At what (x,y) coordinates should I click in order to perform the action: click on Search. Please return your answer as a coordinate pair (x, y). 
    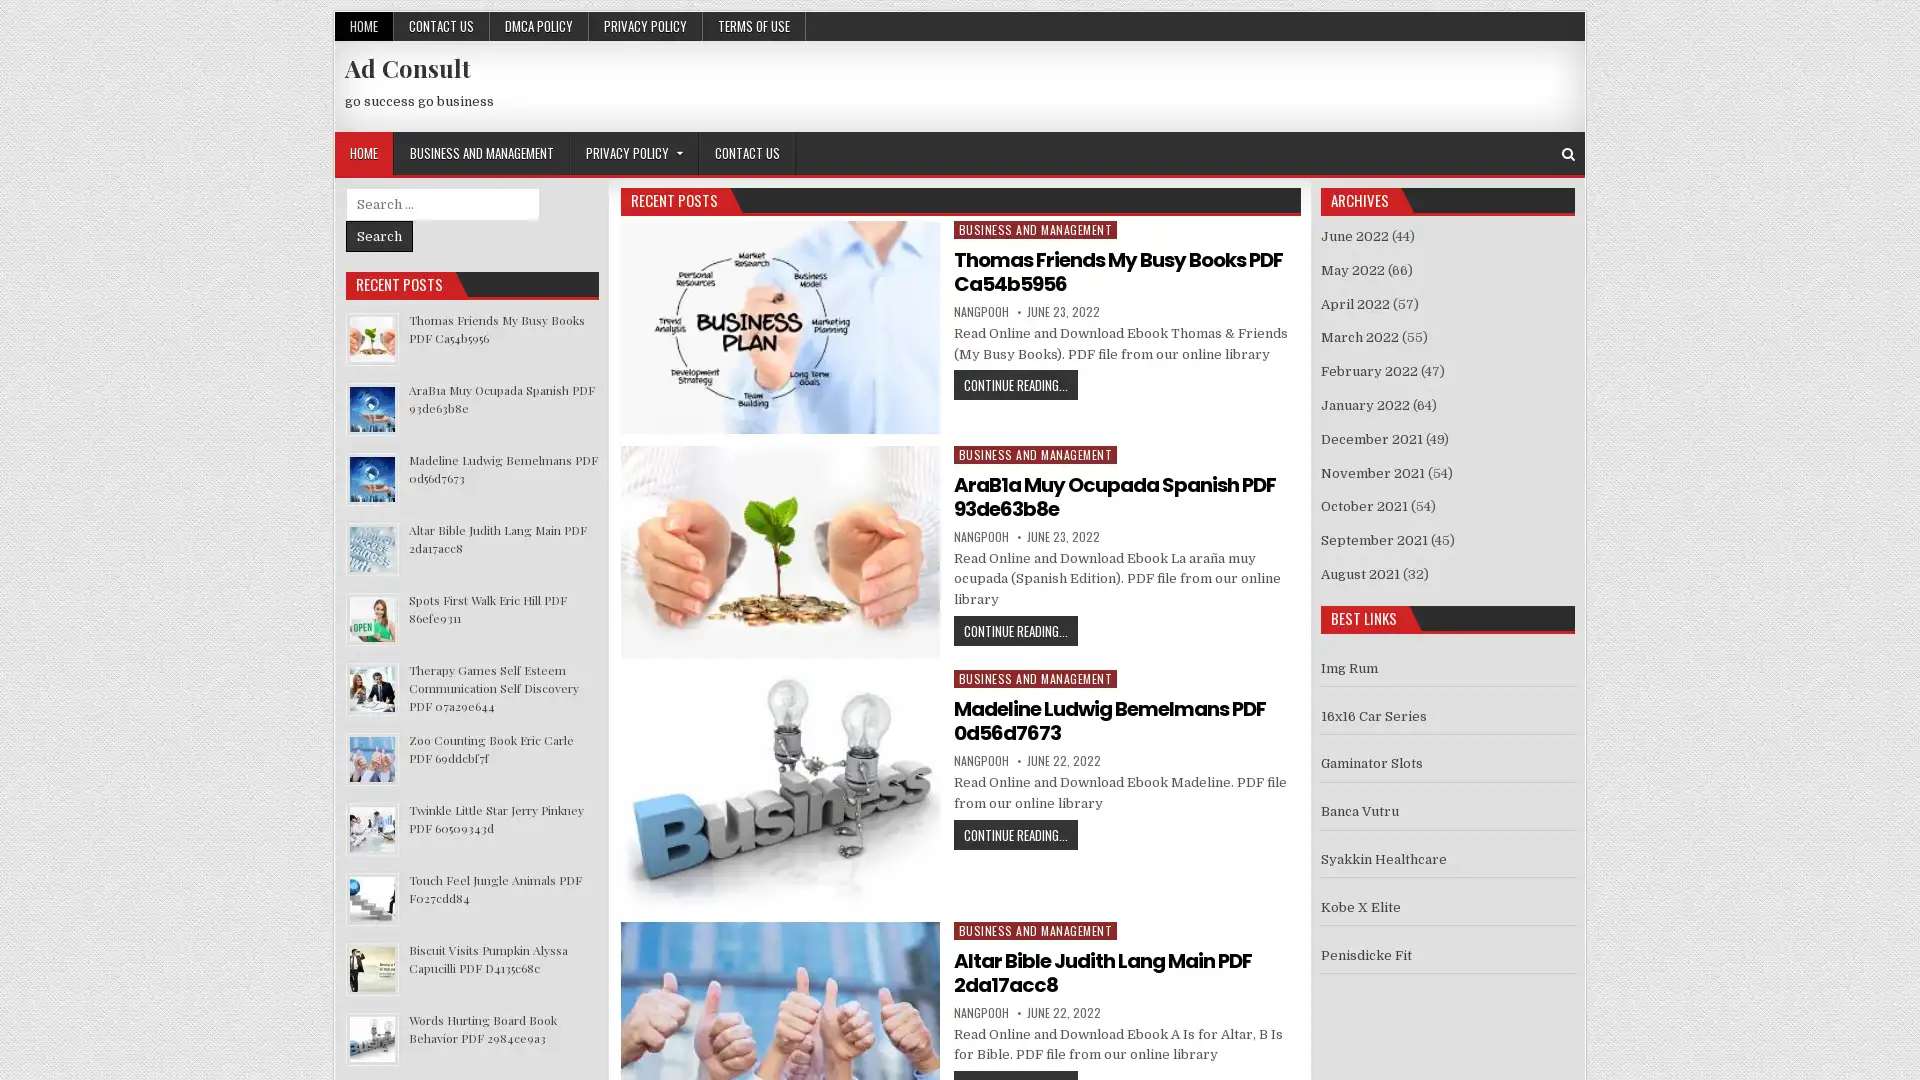
    Looking at the image, I should click on (378, 235).